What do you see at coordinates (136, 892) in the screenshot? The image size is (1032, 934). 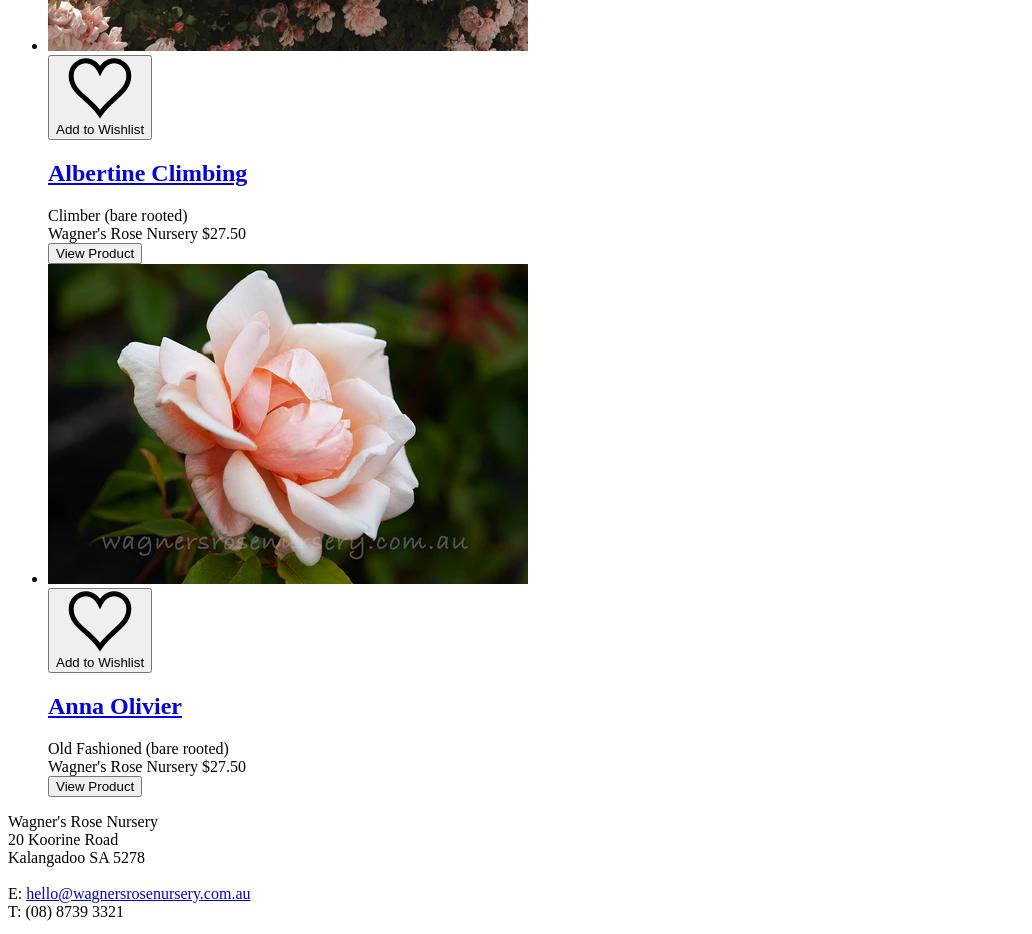 I see `'hello@wagnersrosenursery.com.au'` at bounding box center [136, 892].